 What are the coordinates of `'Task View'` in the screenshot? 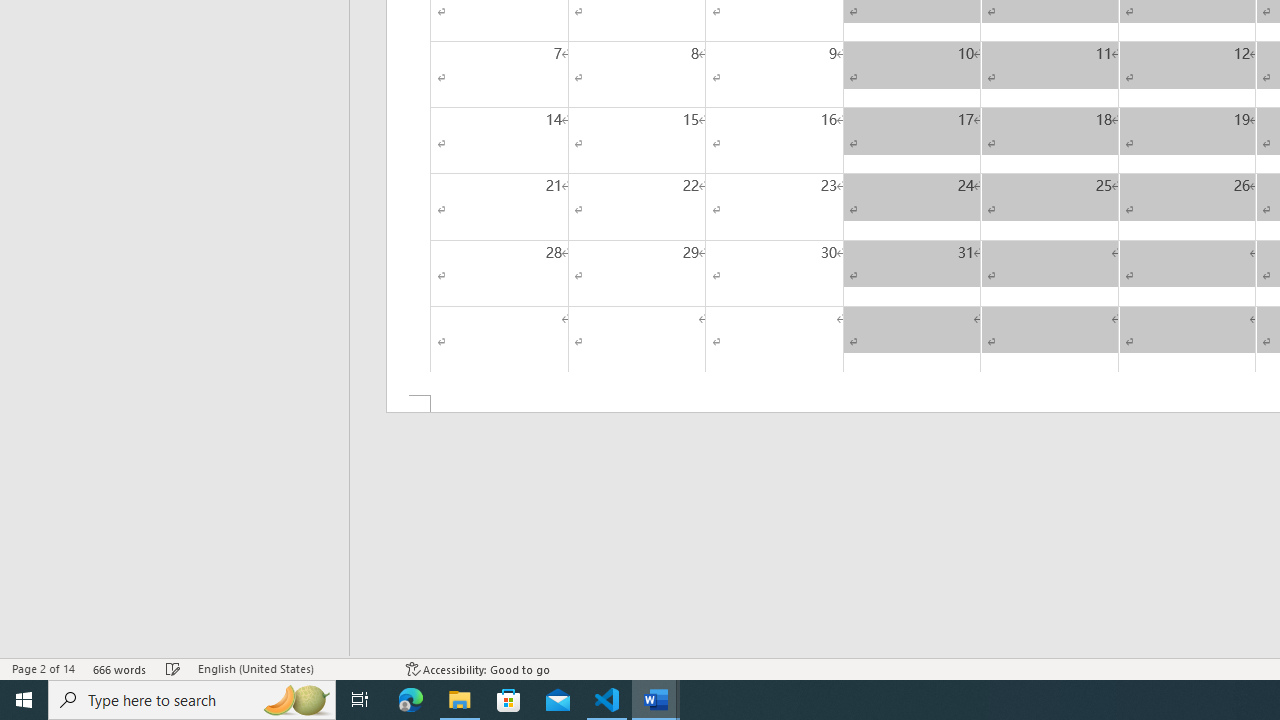 It's located at (359, 698).